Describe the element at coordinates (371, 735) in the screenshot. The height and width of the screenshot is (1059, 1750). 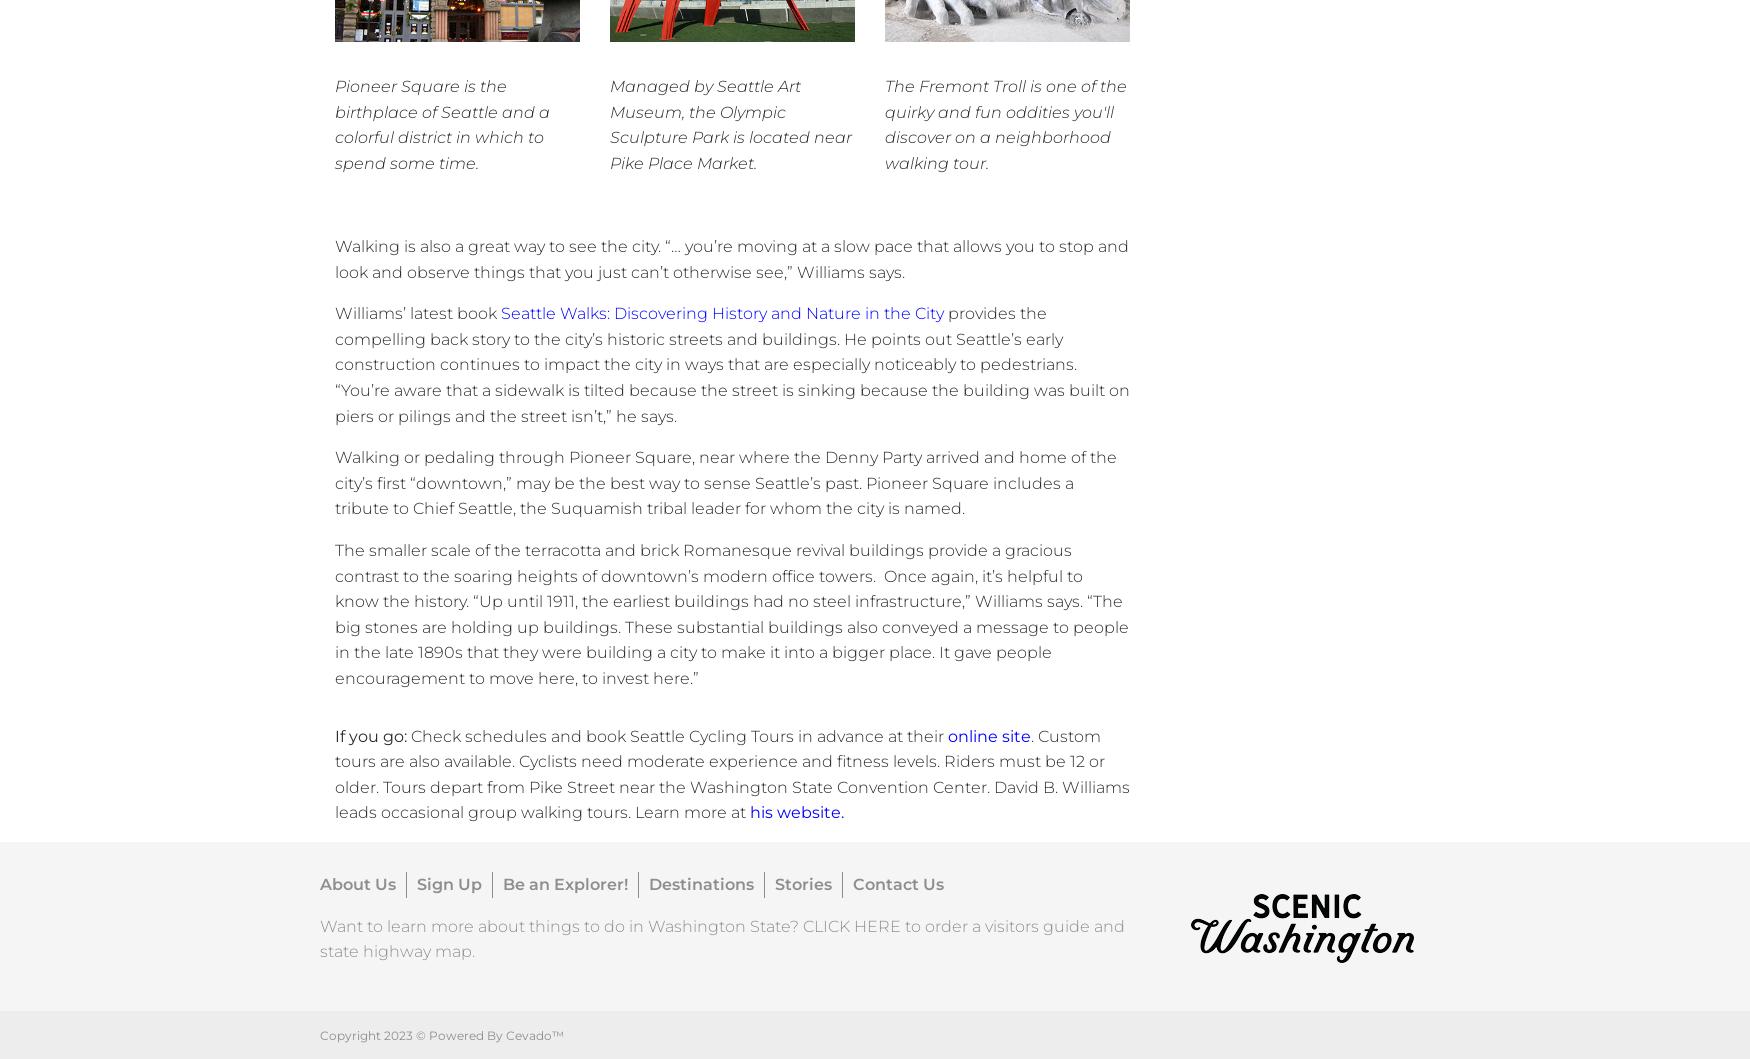
I see `'If you go:'` at that location.